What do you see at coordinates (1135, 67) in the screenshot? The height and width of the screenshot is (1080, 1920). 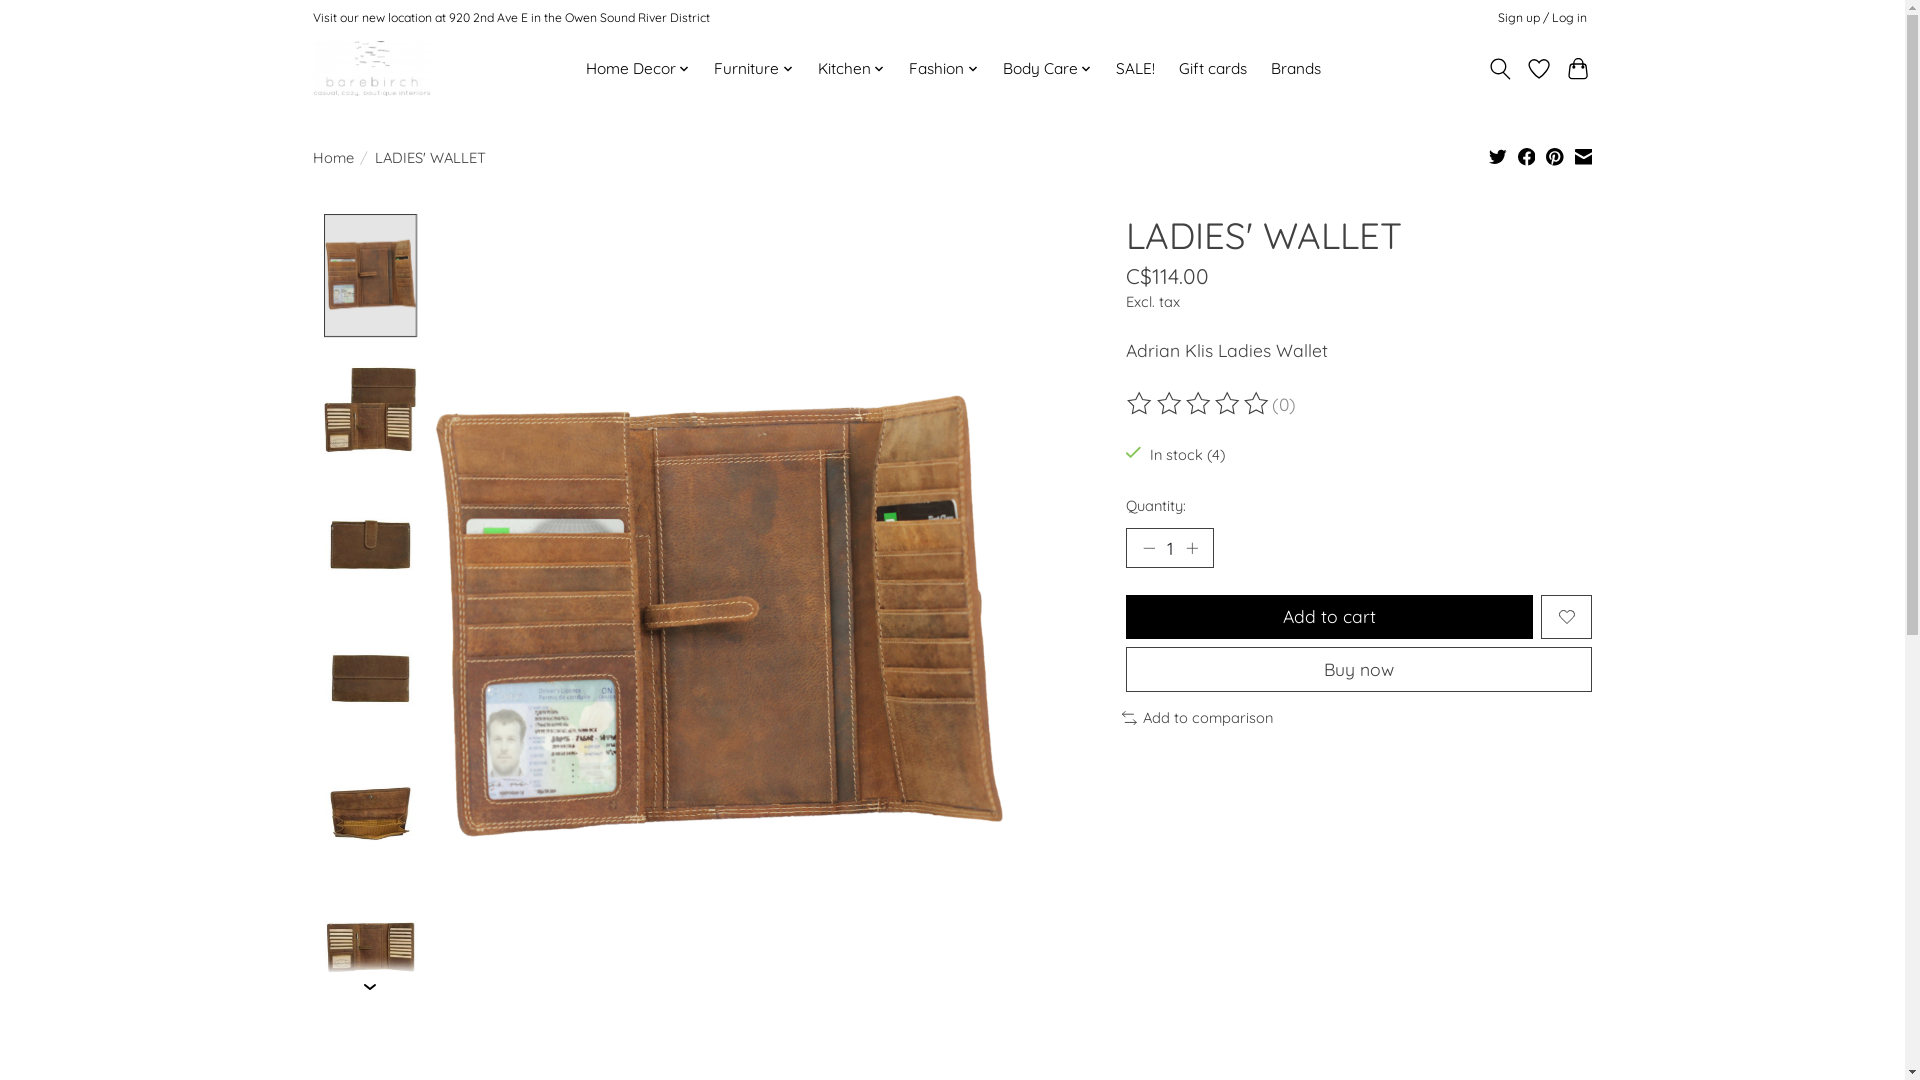 I see `'SALE!'` at bounding box center [1135, 67].